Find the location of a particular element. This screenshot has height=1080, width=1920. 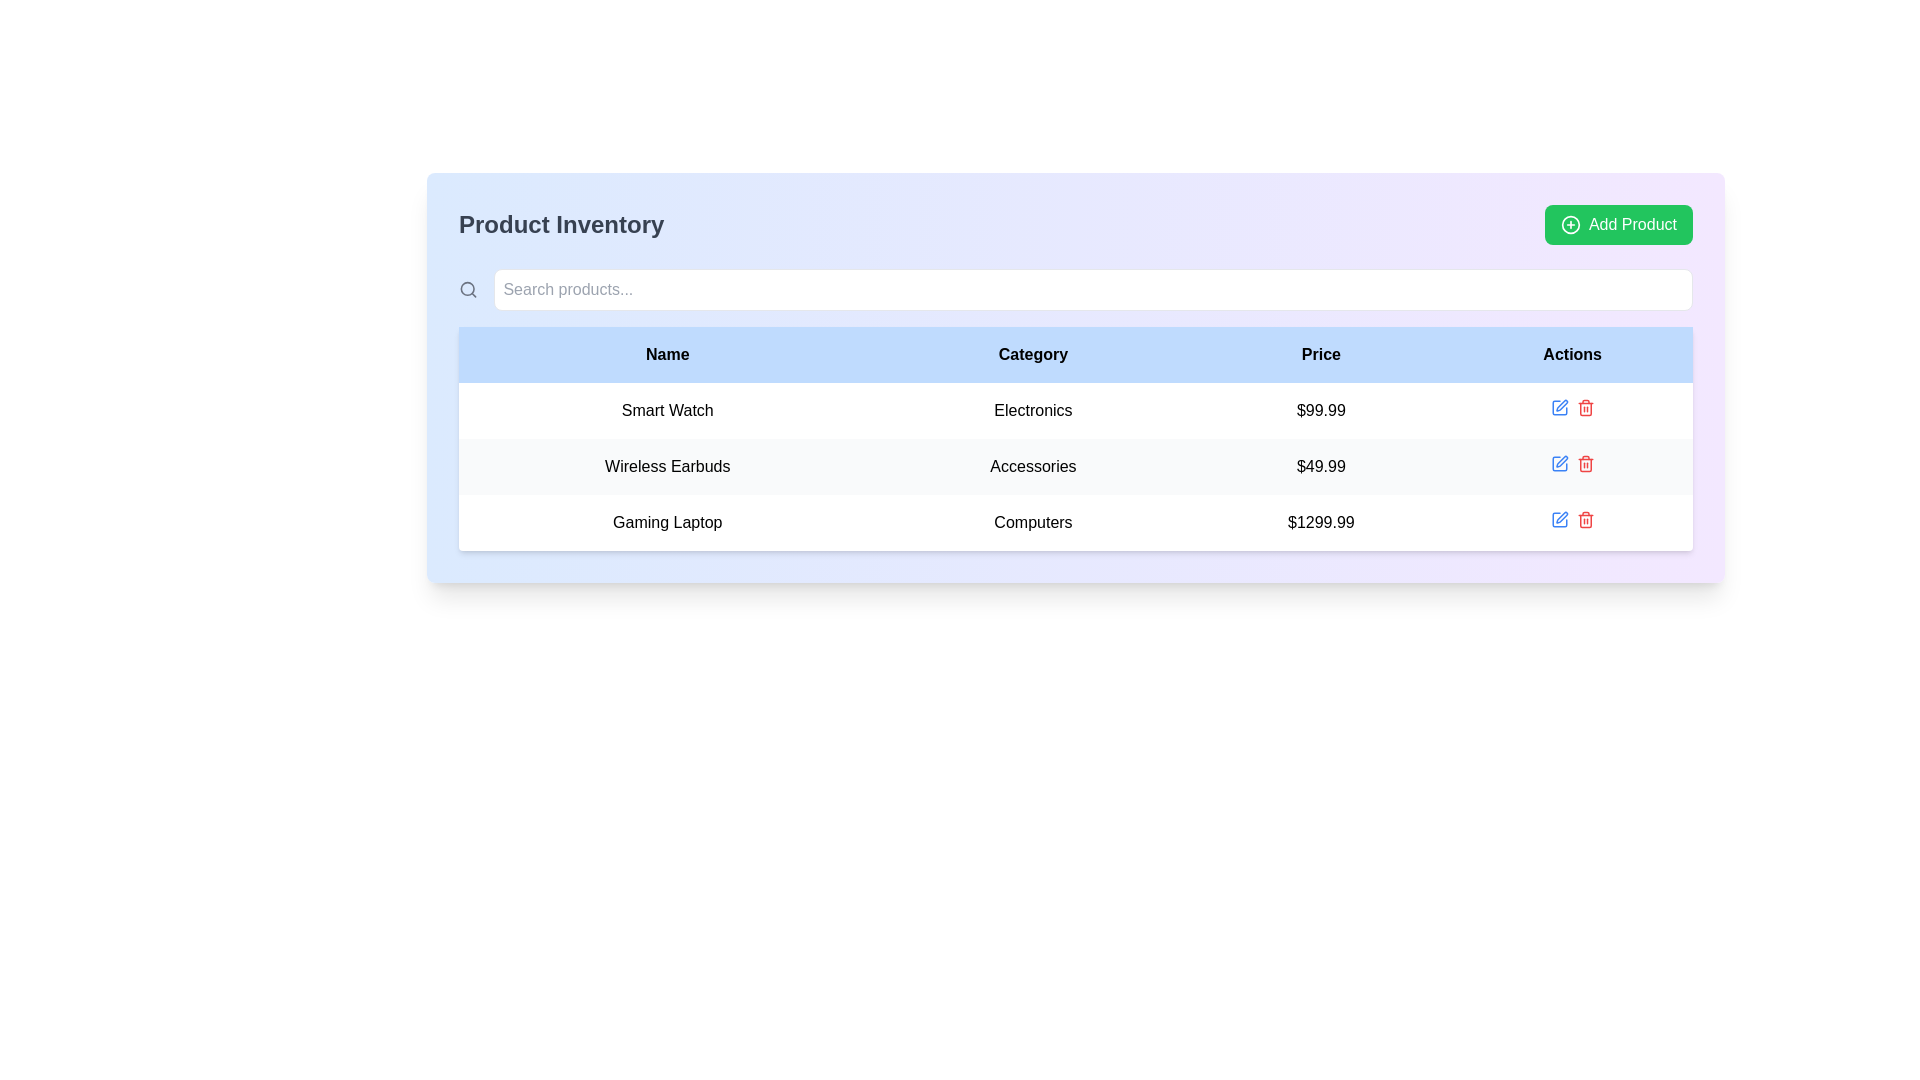

the 'edit' icon in the 'Actions' column for the 'Gaming Laptop' entry is located at coordinates (1560, 516).